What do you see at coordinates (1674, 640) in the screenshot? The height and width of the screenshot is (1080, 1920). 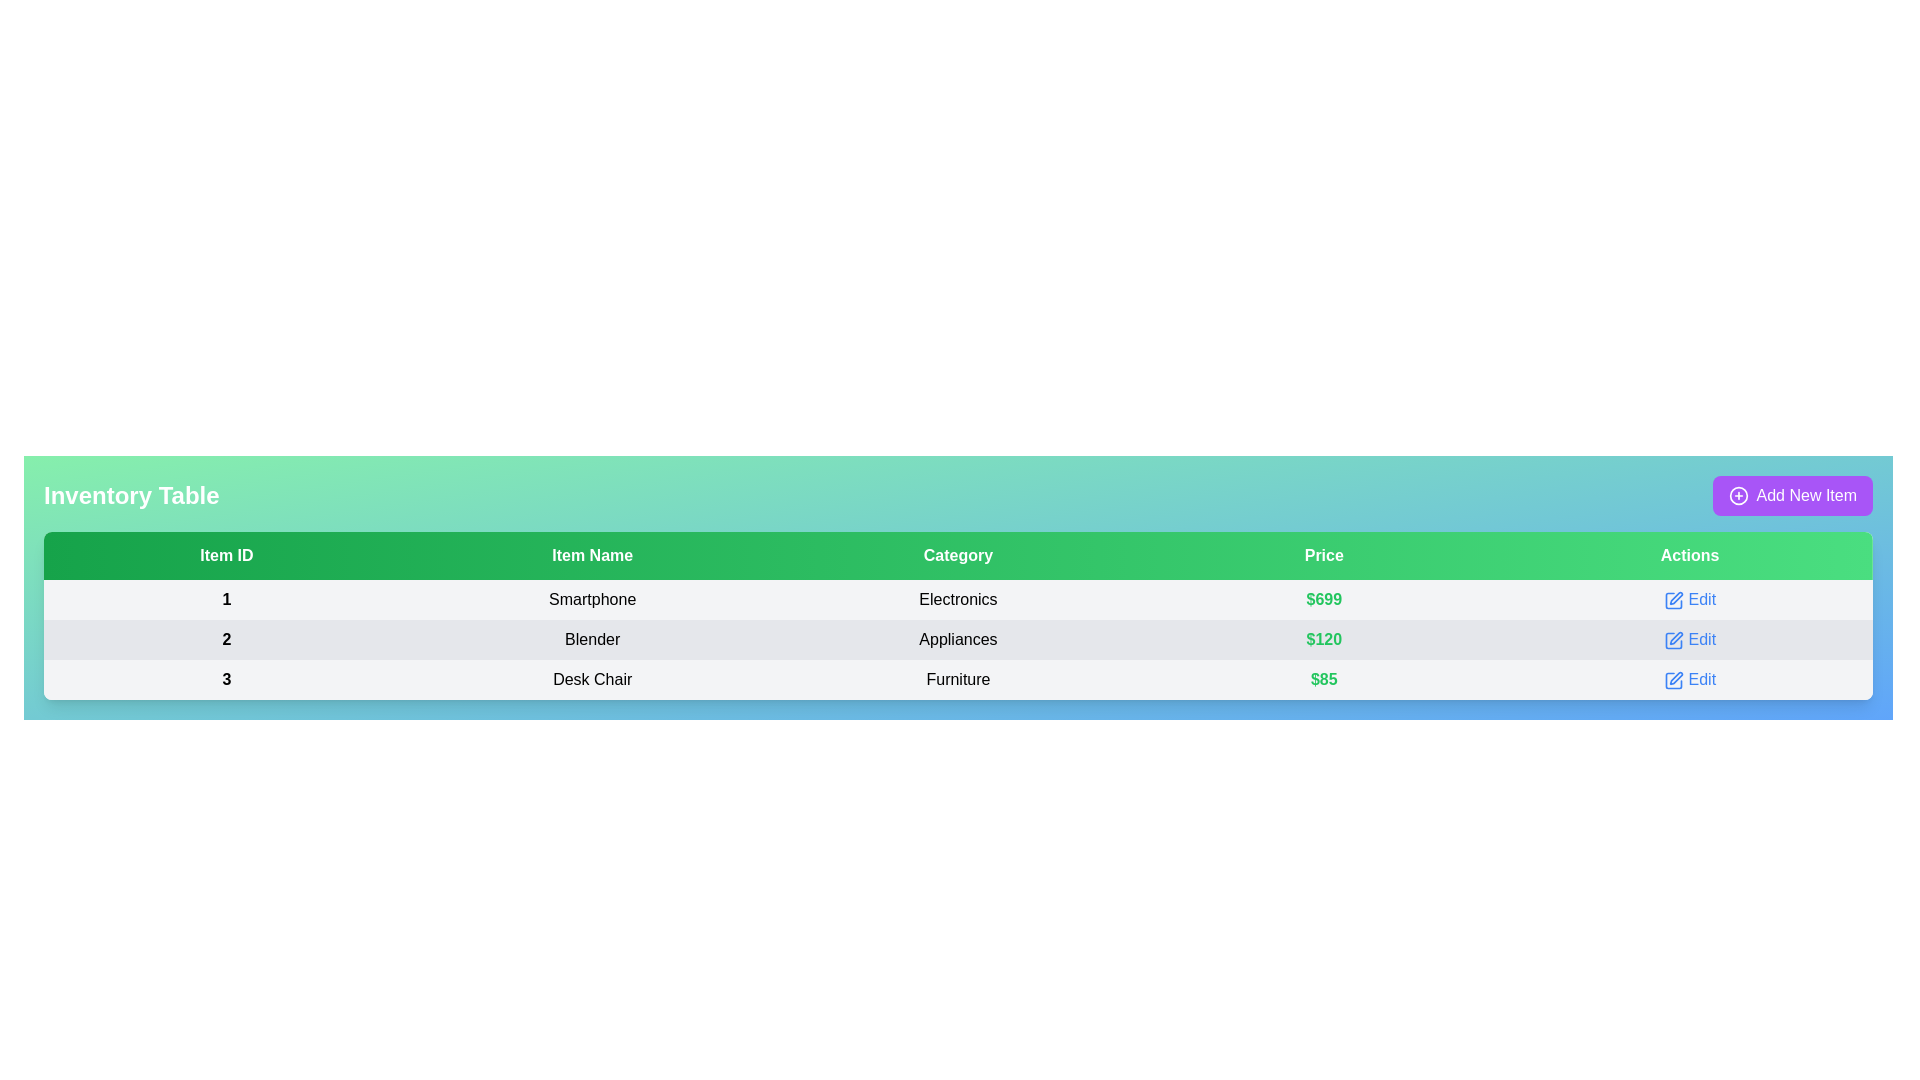 I see `the square outline icon with a pen crossing it diagonally in the Actions column on the second row corresponding to the Blender item to initiate the edit action` at bounding box center [1674, 640].